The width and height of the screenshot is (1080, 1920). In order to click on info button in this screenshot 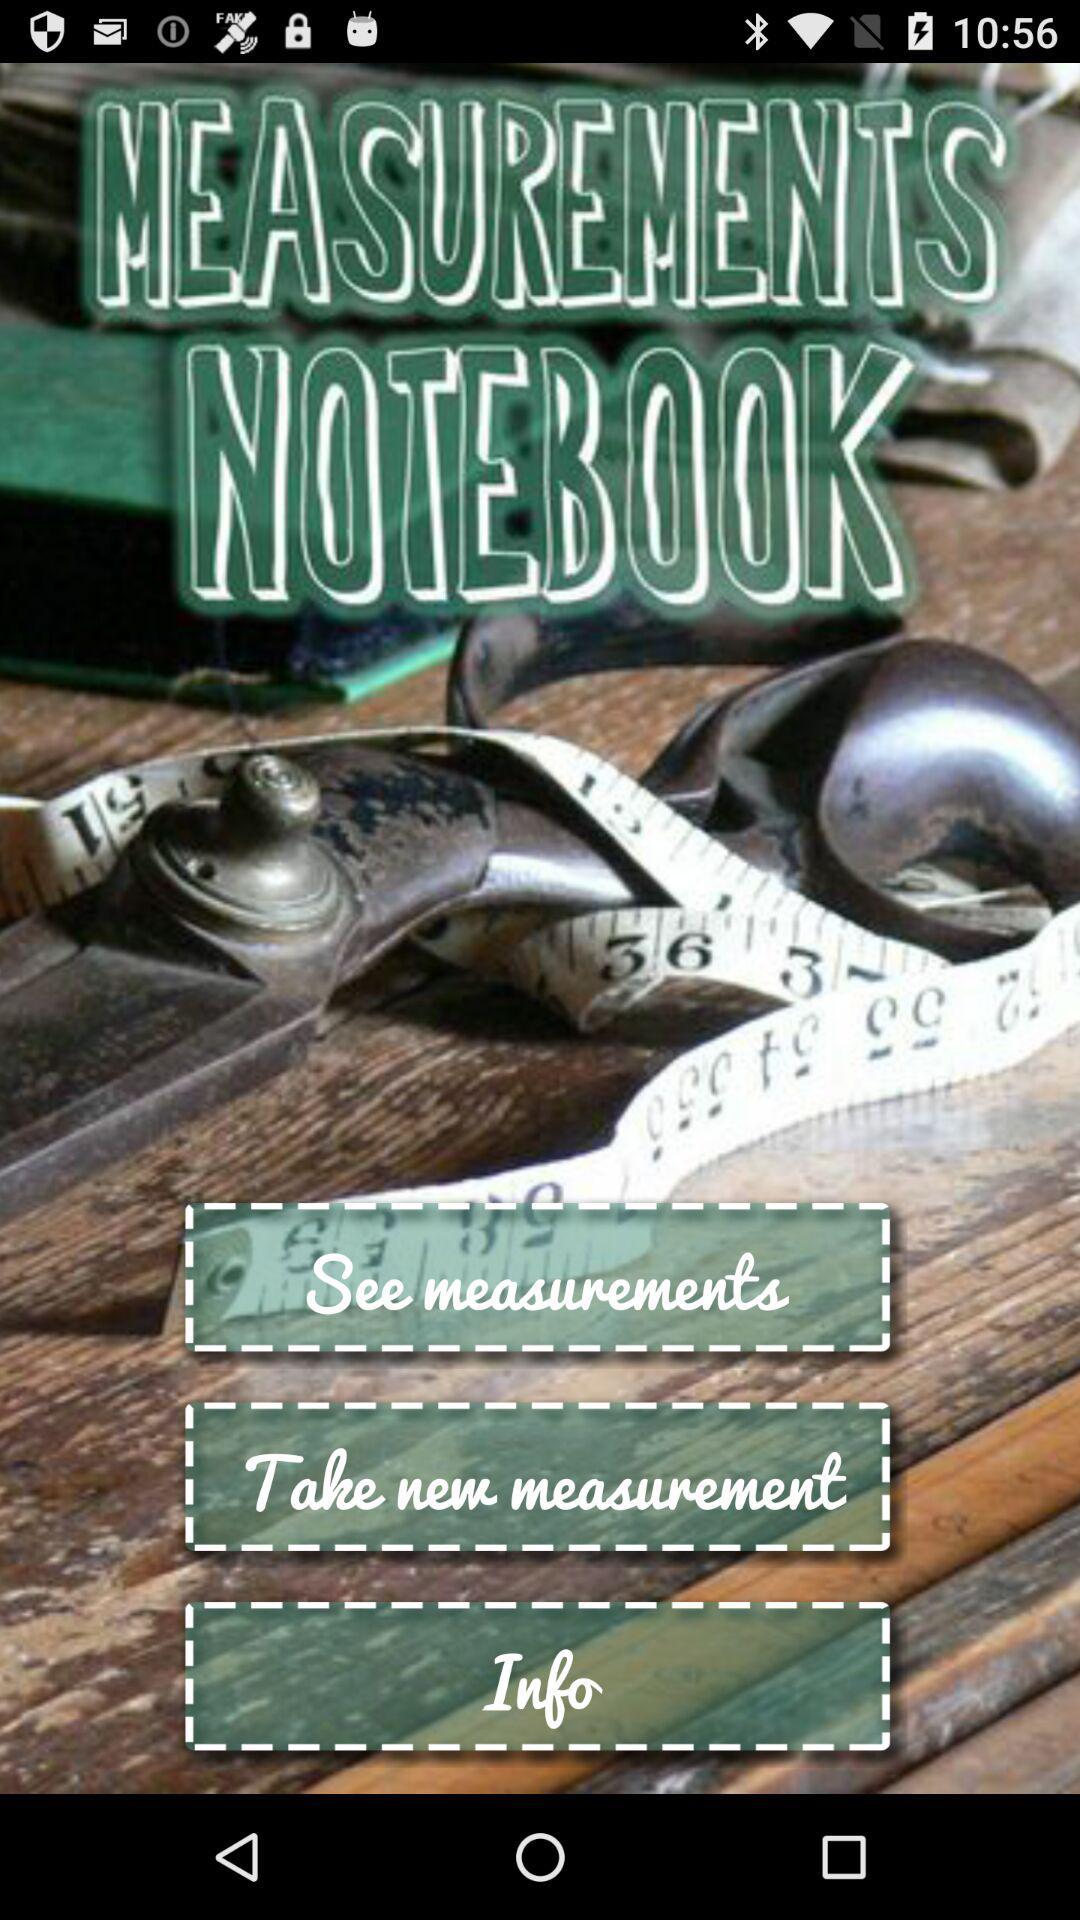, I will do `click(540, 1680)`.